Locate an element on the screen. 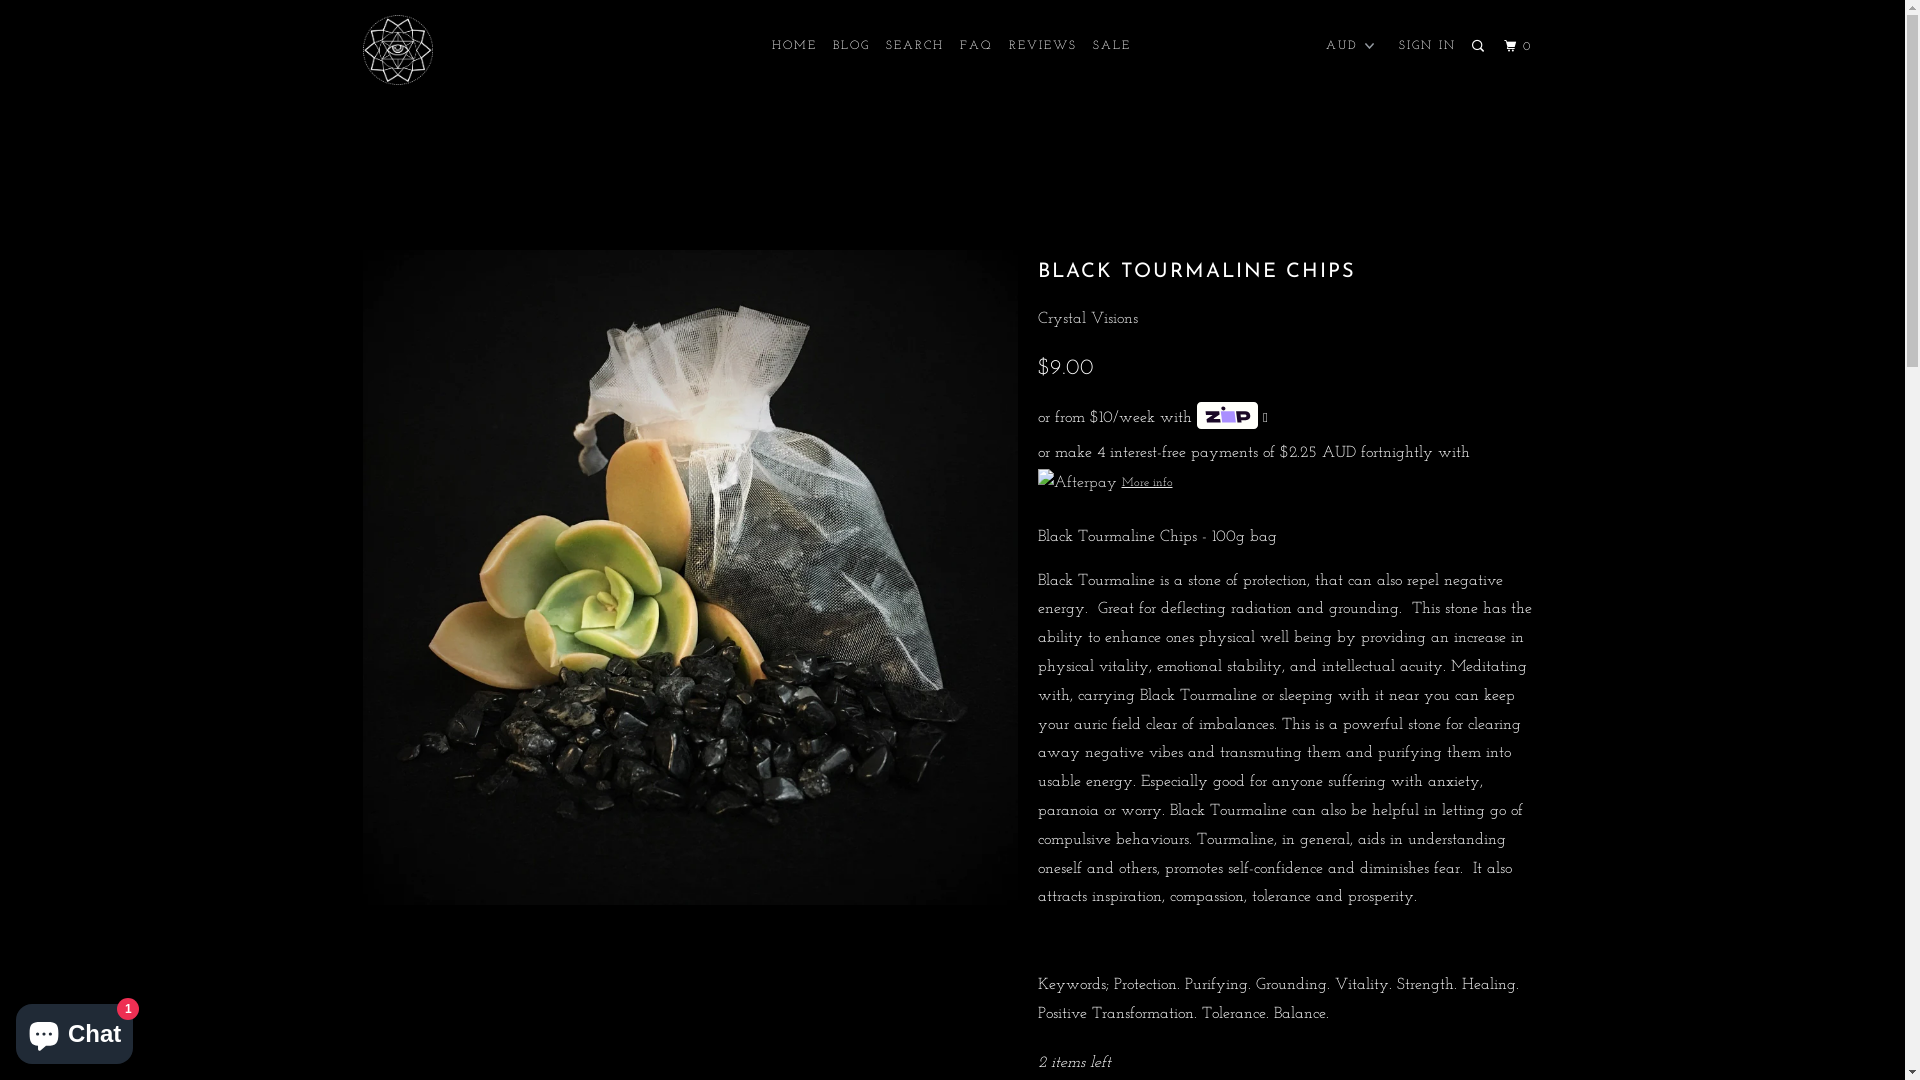 This screenshot has height=1080, width=1920. 'Shopify online store chat' is located at coordinates (74, 1029).